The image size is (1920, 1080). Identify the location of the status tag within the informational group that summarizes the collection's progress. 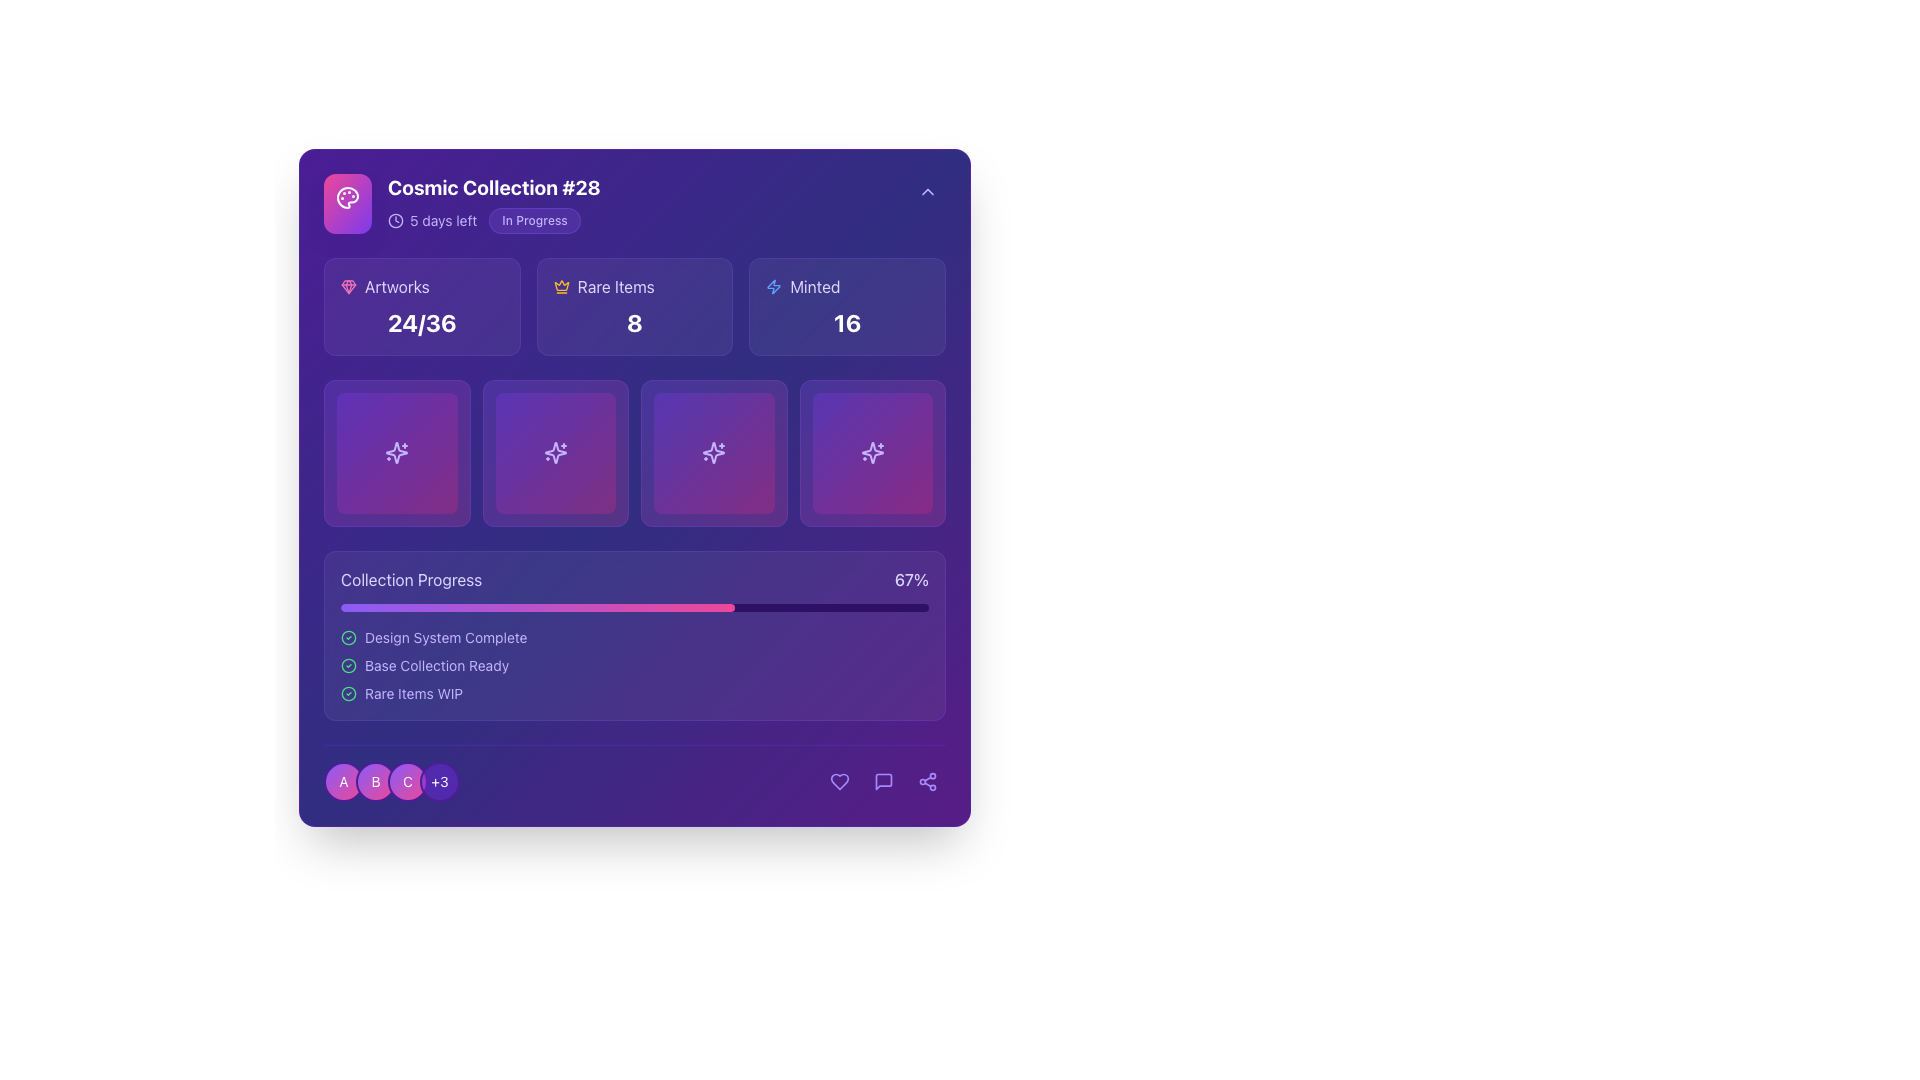
(494, 204).